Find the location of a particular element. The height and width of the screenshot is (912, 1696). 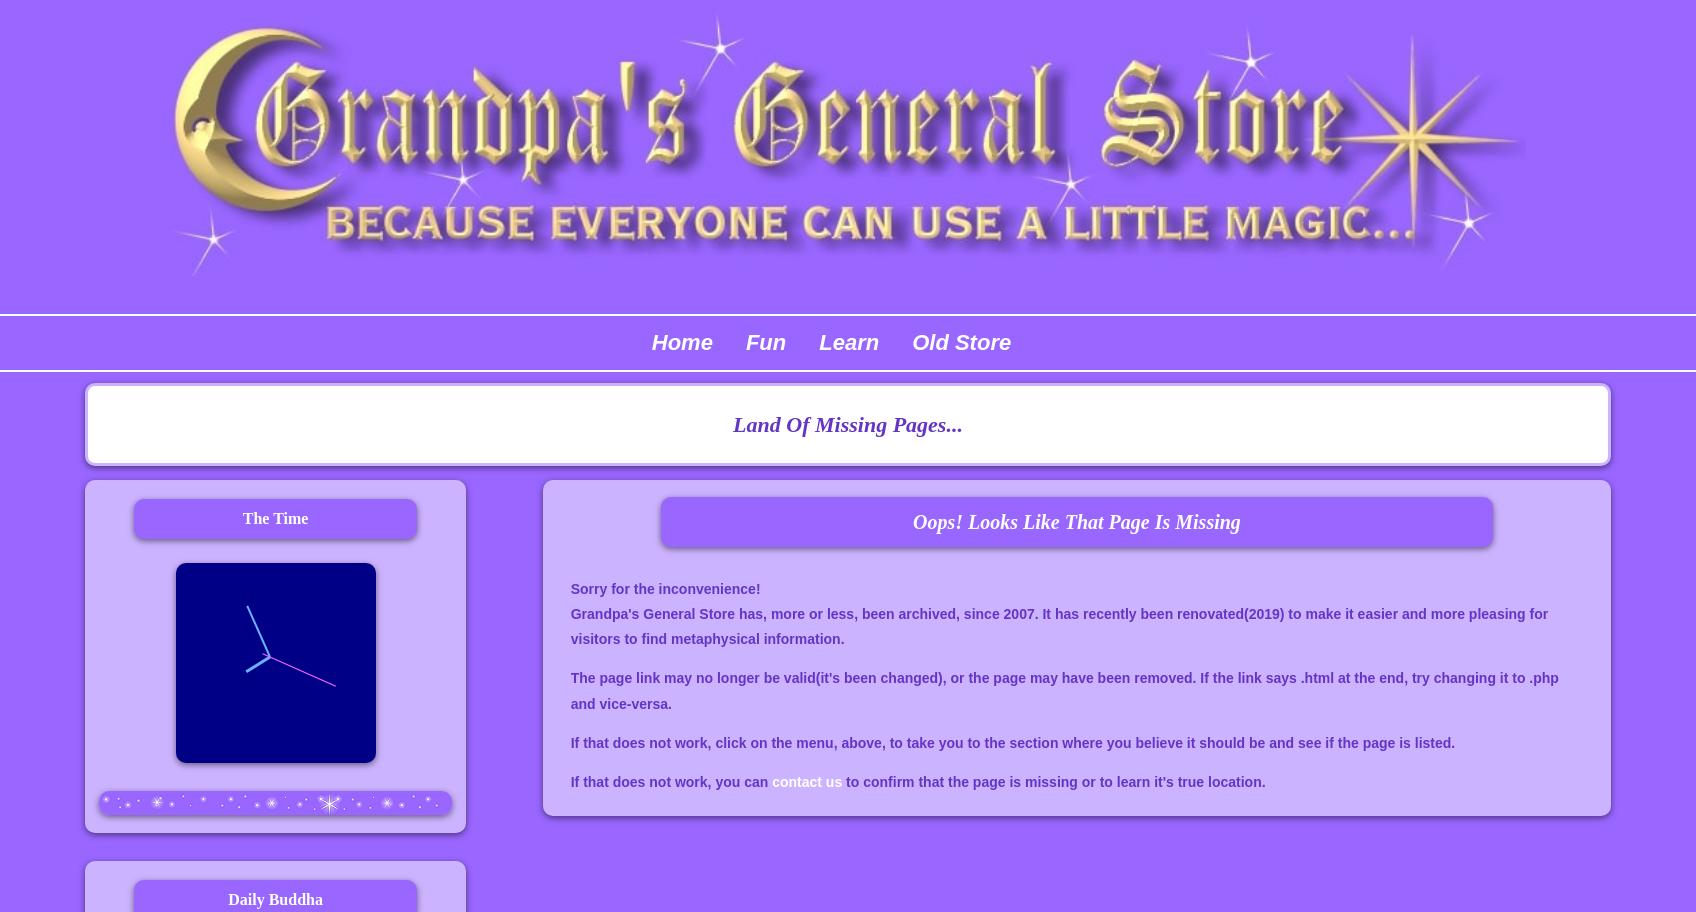

'If that does not work, you can' is located at coordinates (669, 781).